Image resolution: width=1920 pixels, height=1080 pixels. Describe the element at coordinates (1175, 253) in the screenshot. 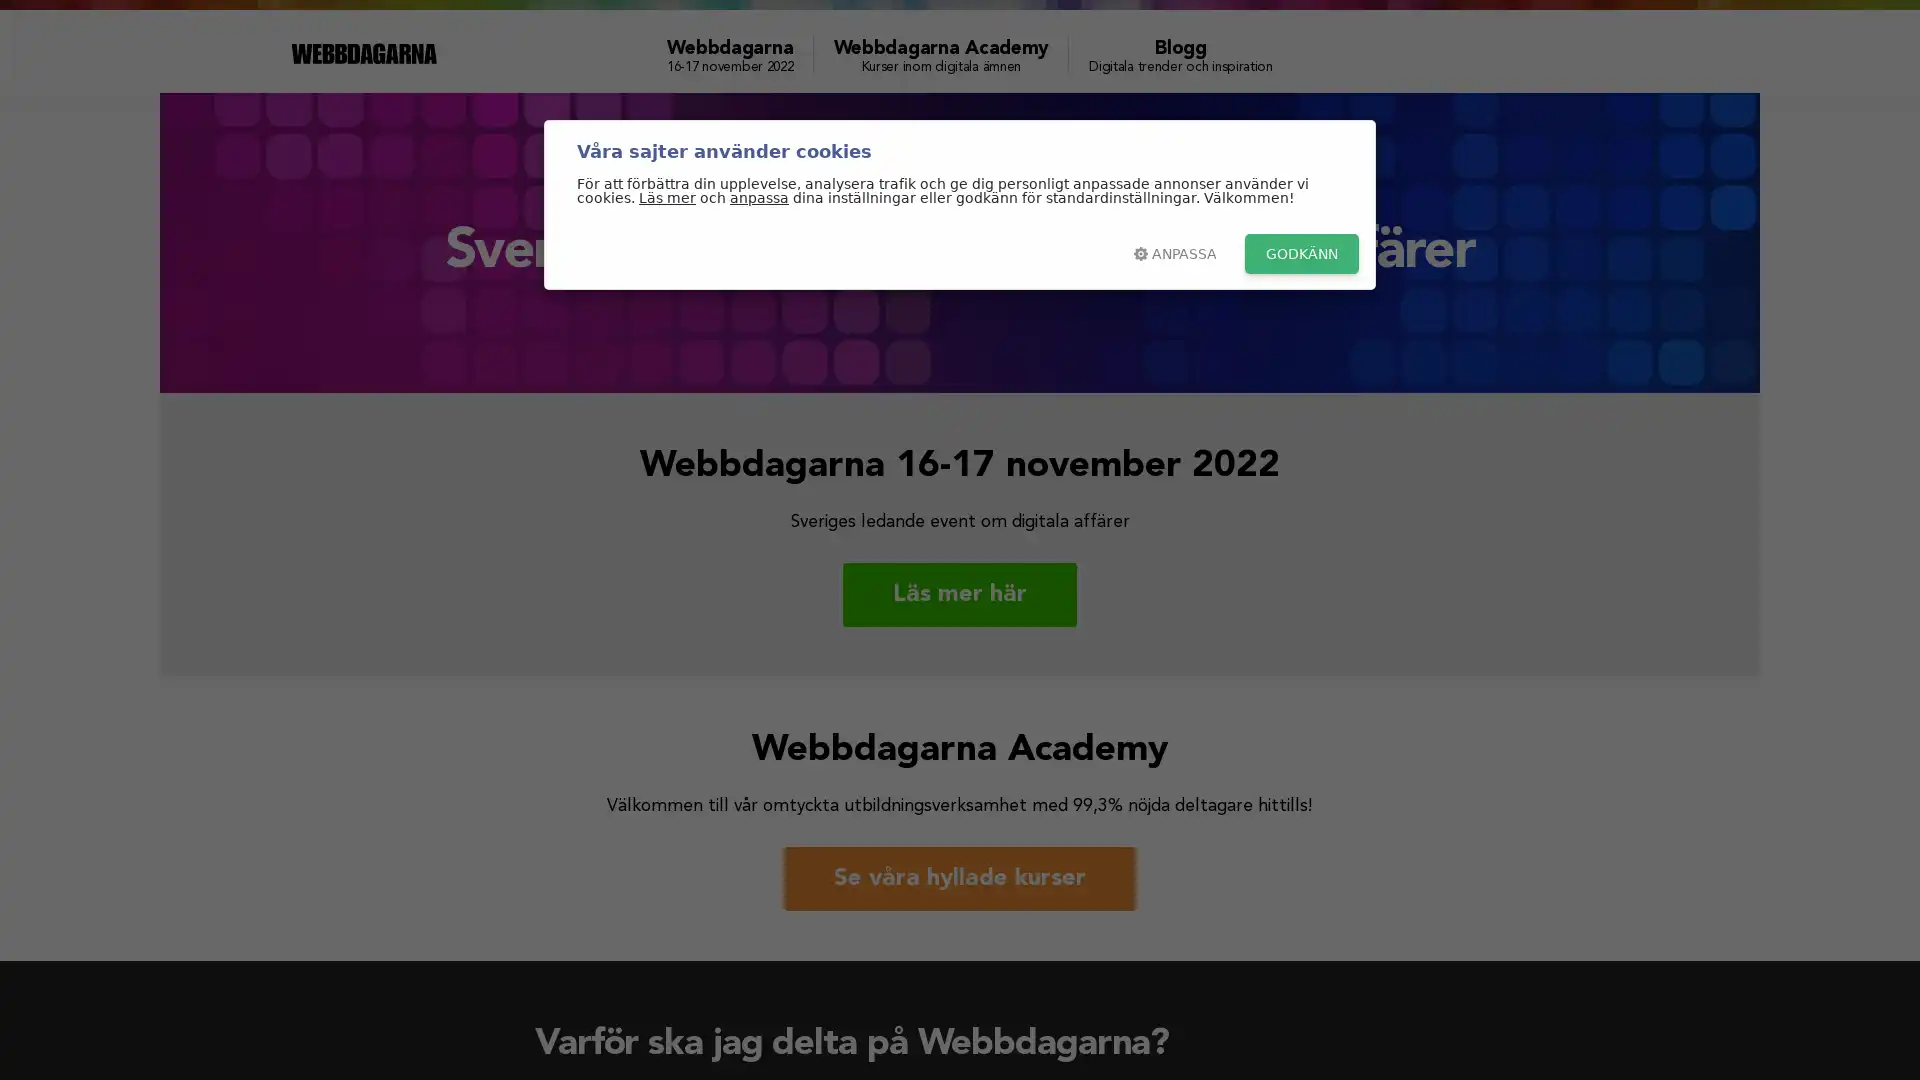

I see `INSTALLNINGAR:ANPASSA` at that location.